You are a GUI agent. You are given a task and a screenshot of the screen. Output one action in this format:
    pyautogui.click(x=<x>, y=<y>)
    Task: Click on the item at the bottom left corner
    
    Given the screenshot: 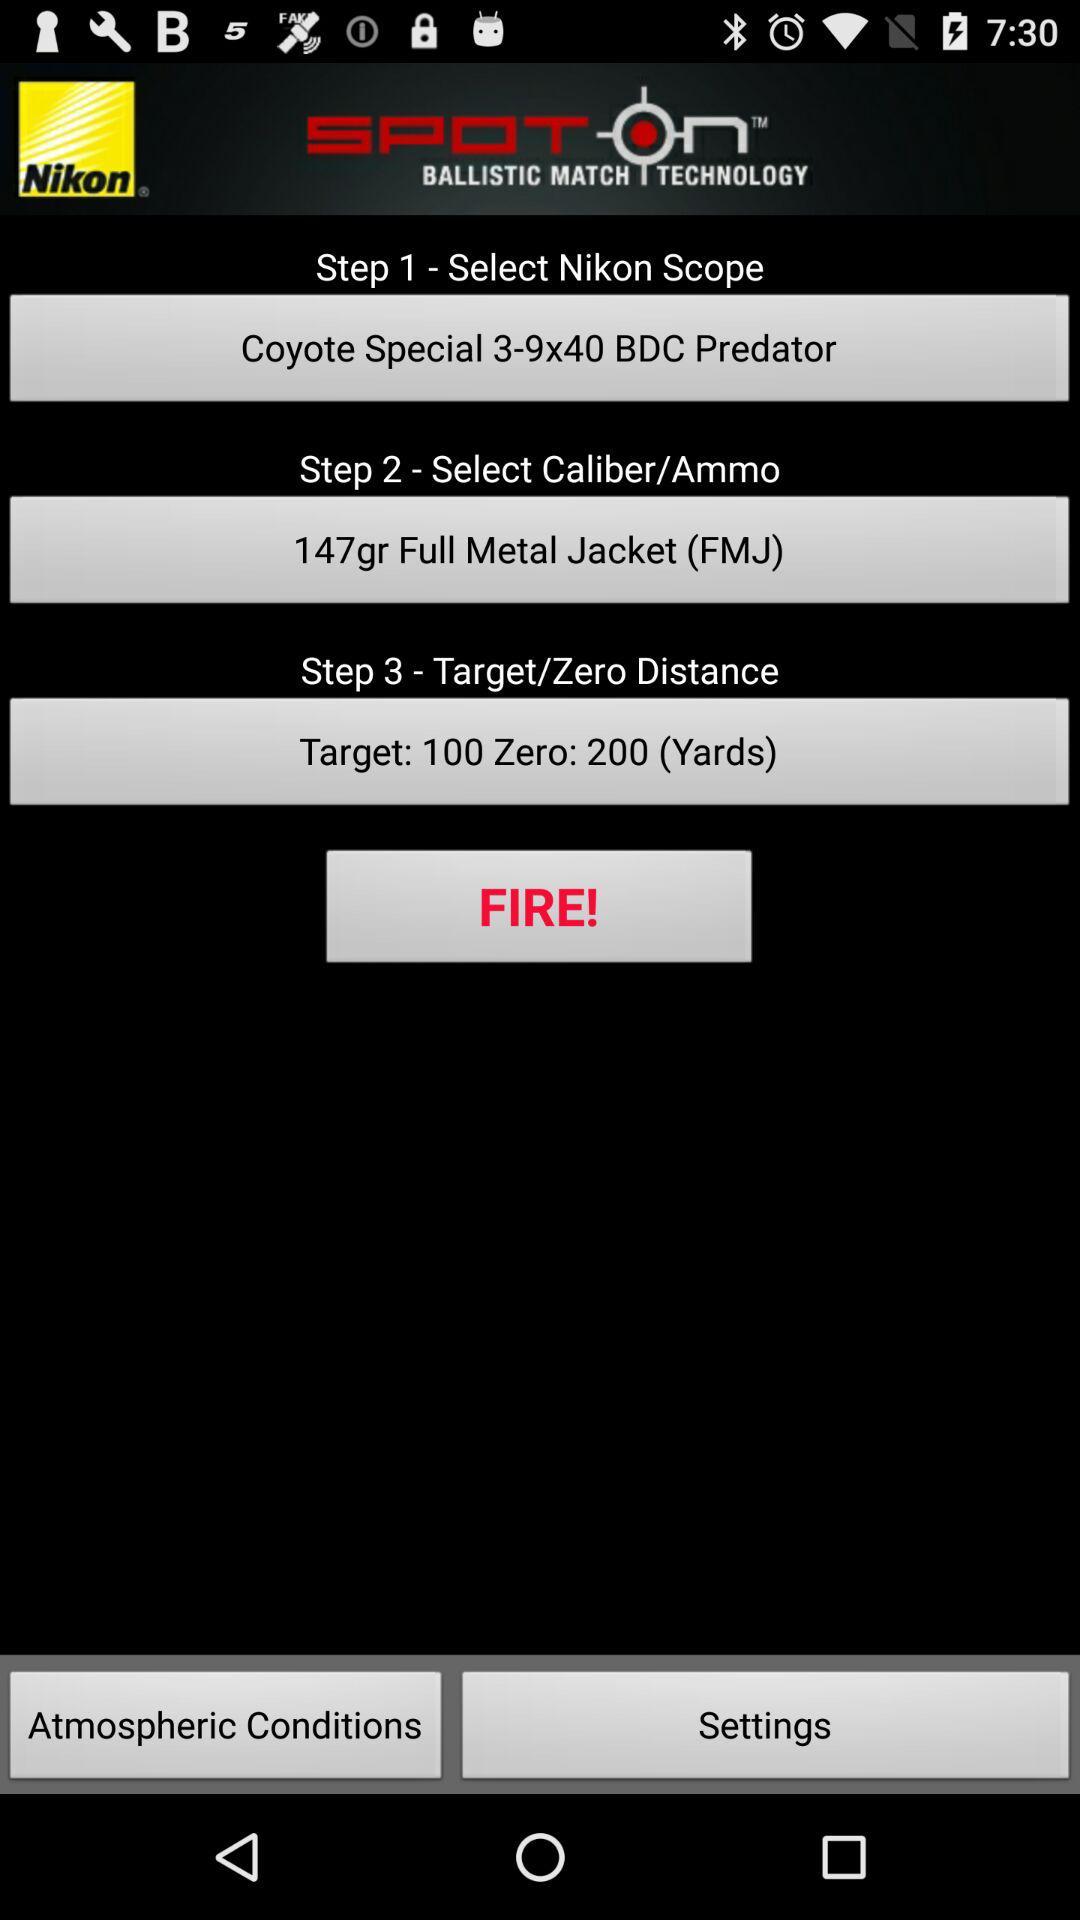 What is the action you would take?
    pyautogui.click(x=225, y=1730)
    